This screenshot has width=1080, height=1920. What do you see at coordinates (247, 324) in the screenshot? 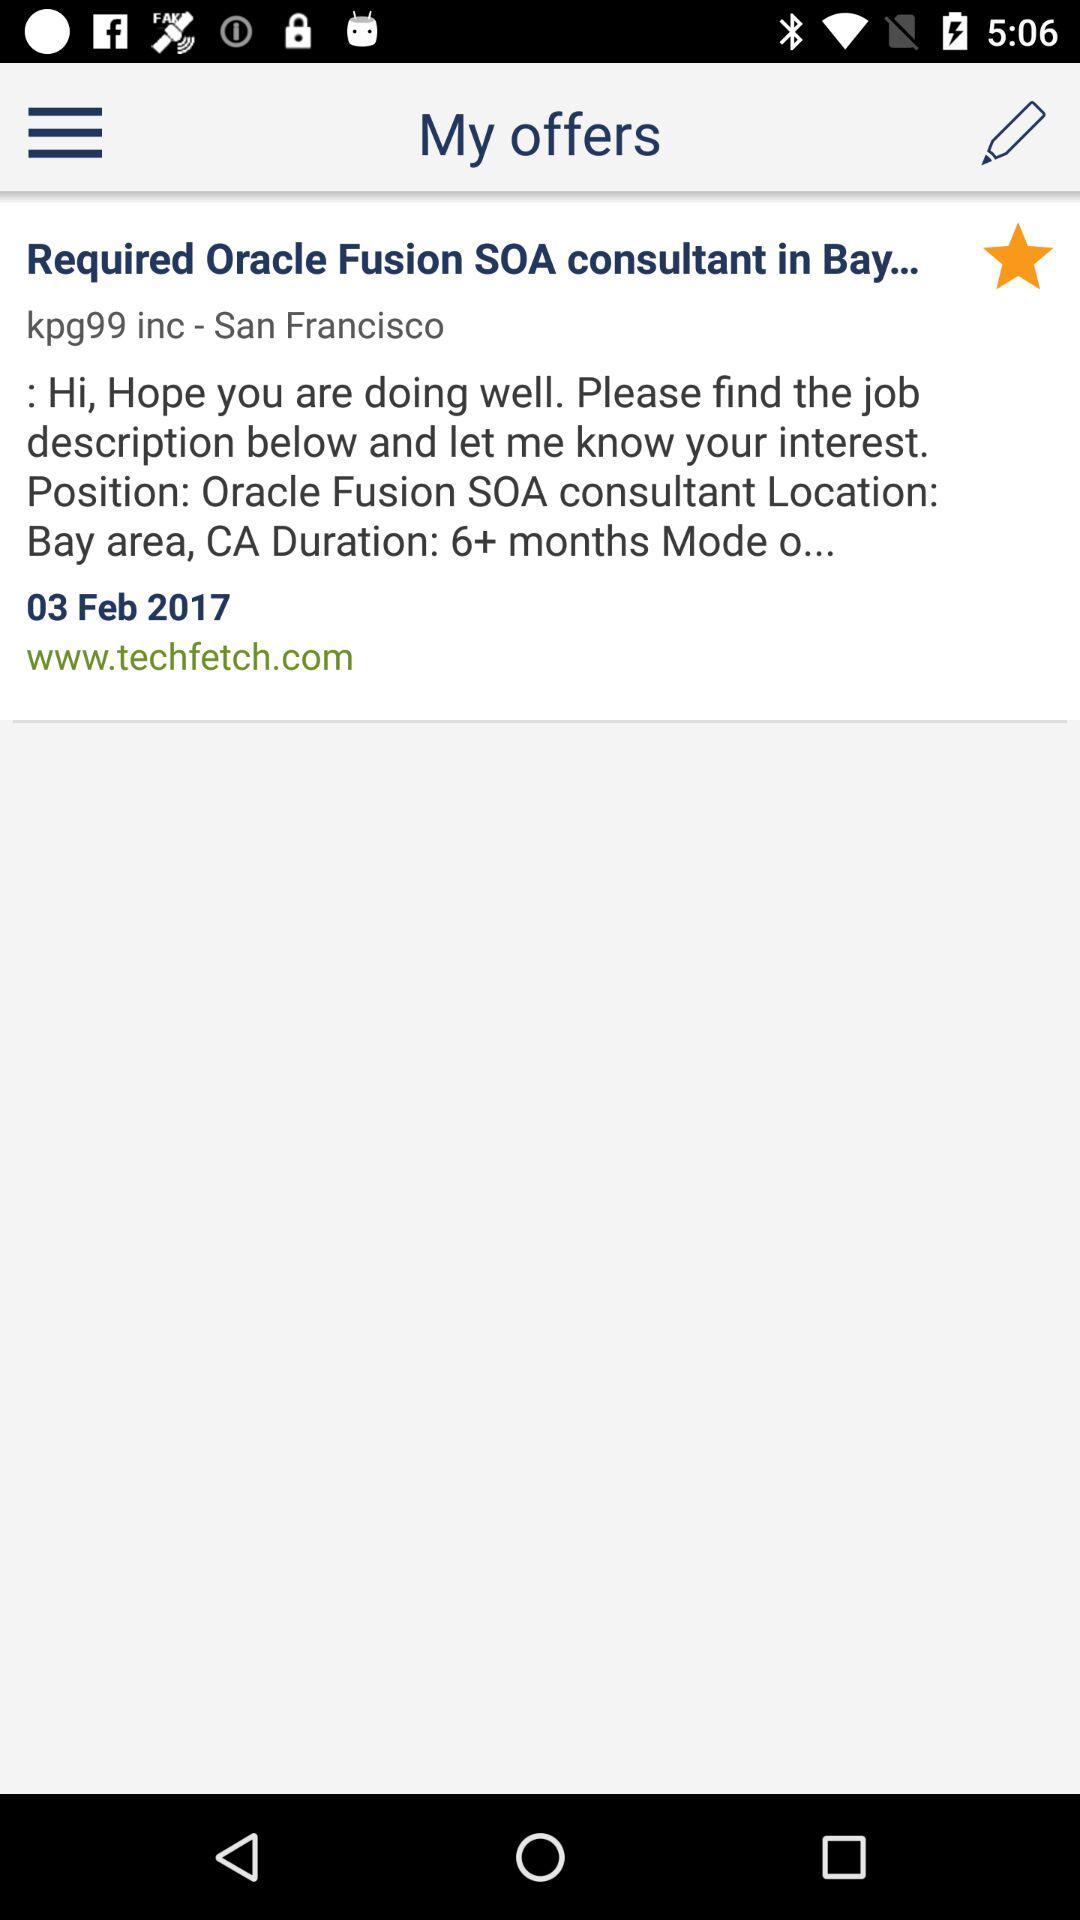
I see `app next to the w item` at bounding box center [247, 324].